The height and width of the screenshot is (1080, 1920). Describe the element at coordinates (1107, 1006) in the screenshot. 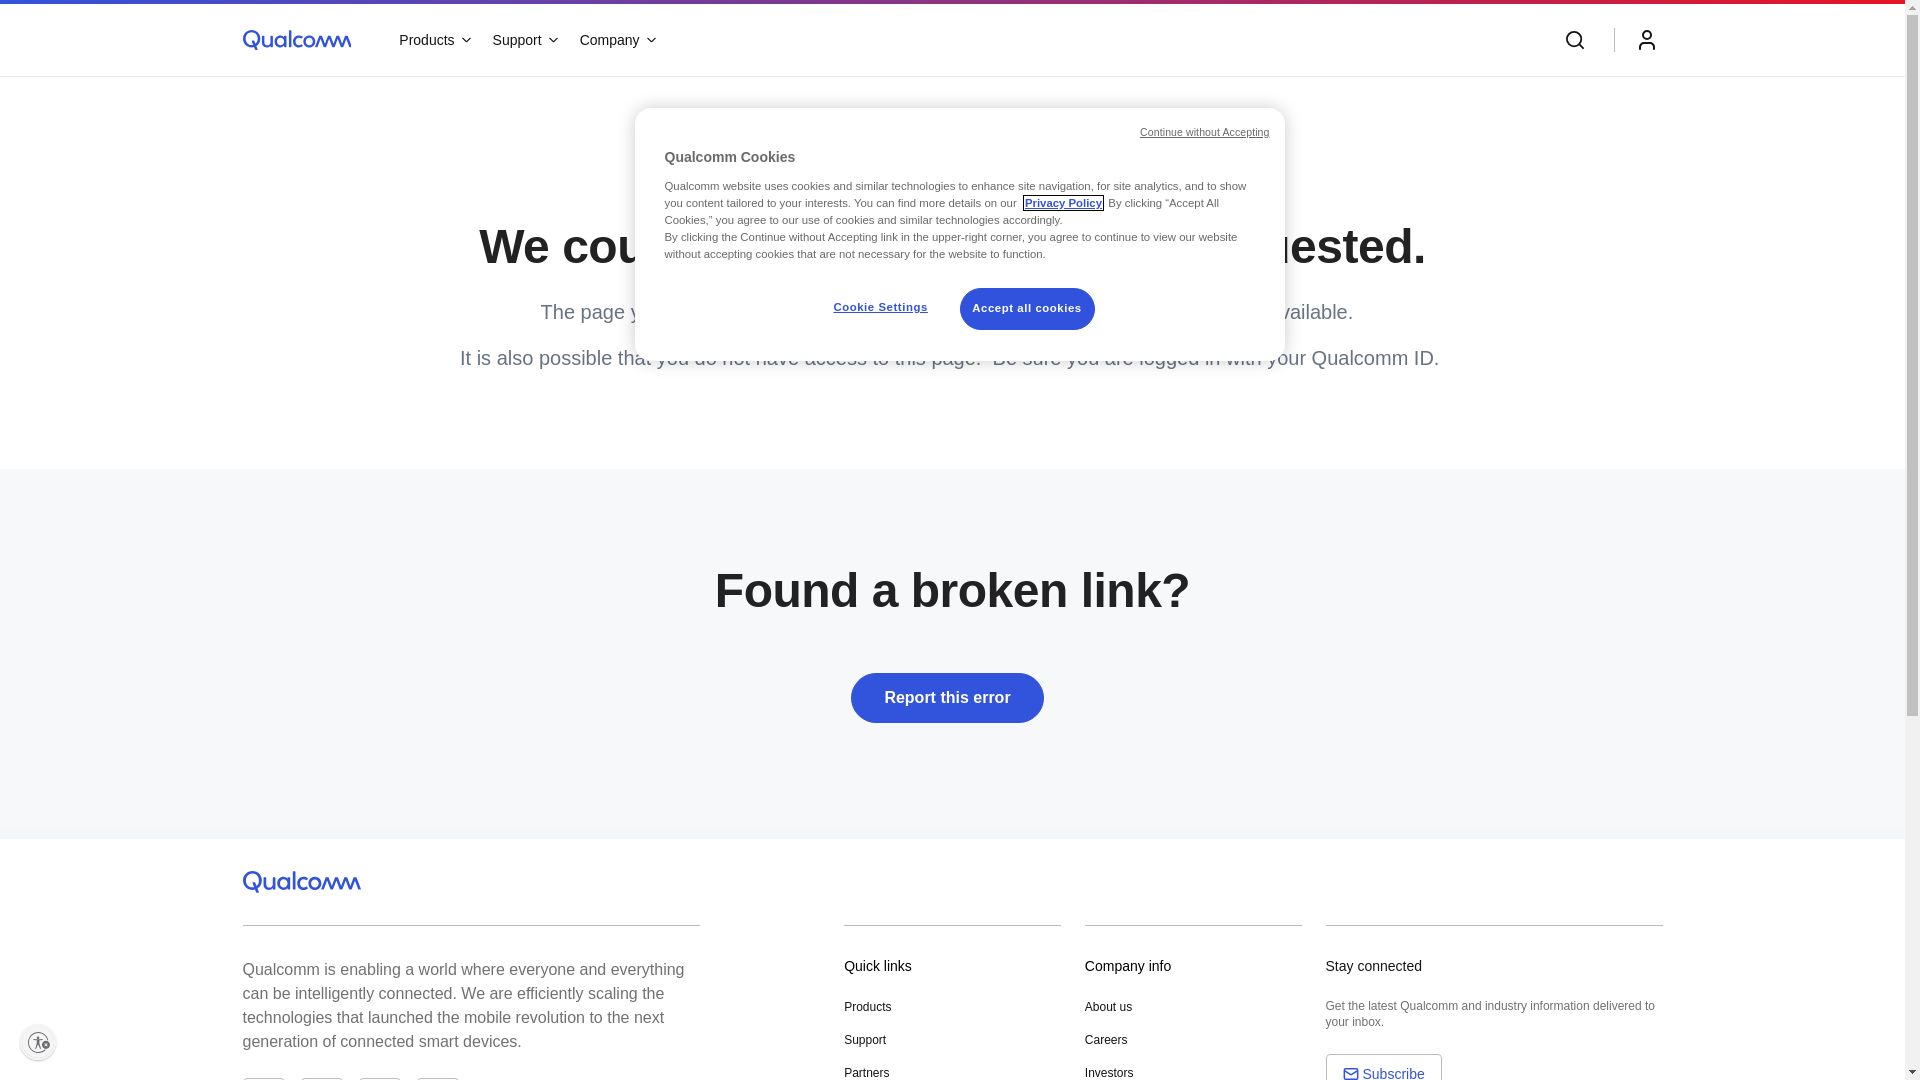

I see `'About us'` at that location.